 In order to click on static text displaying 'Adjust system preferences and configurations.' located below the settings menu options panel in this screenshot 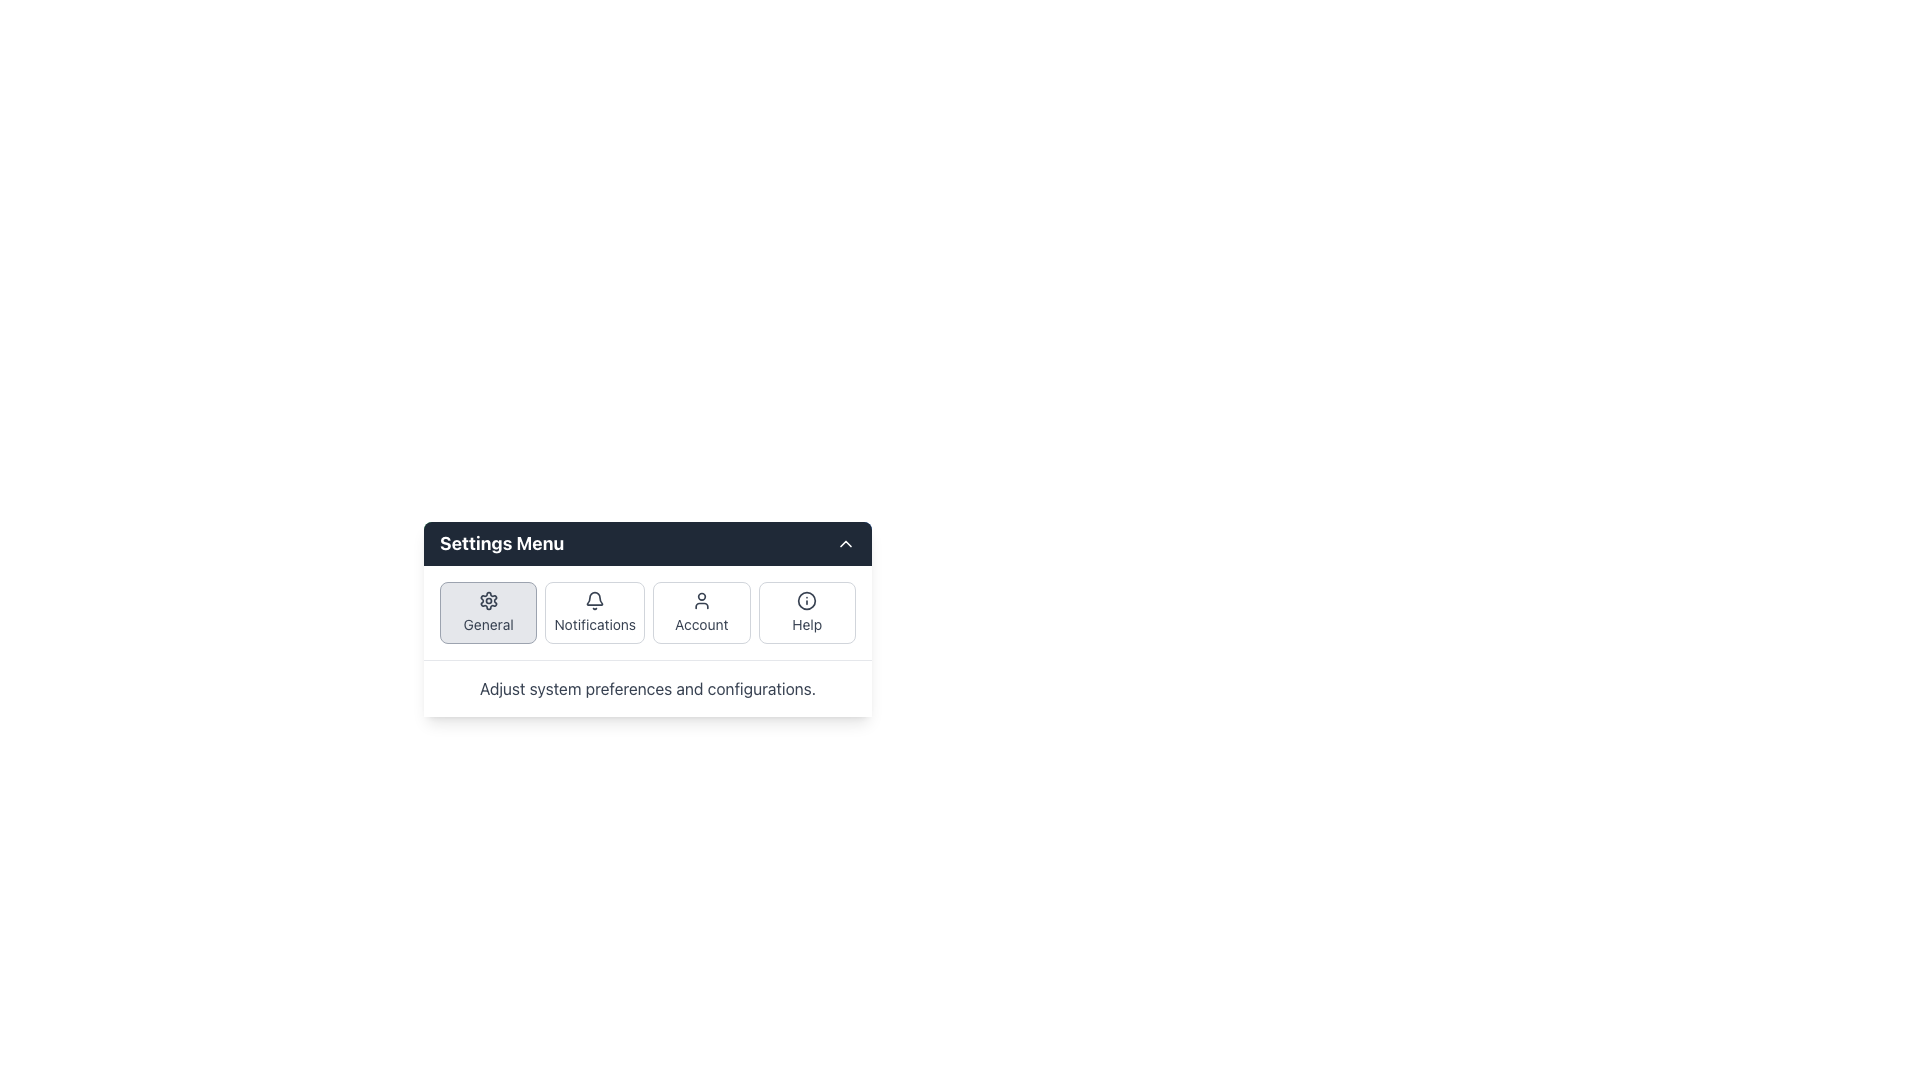, I will do `click(648, 688)`.